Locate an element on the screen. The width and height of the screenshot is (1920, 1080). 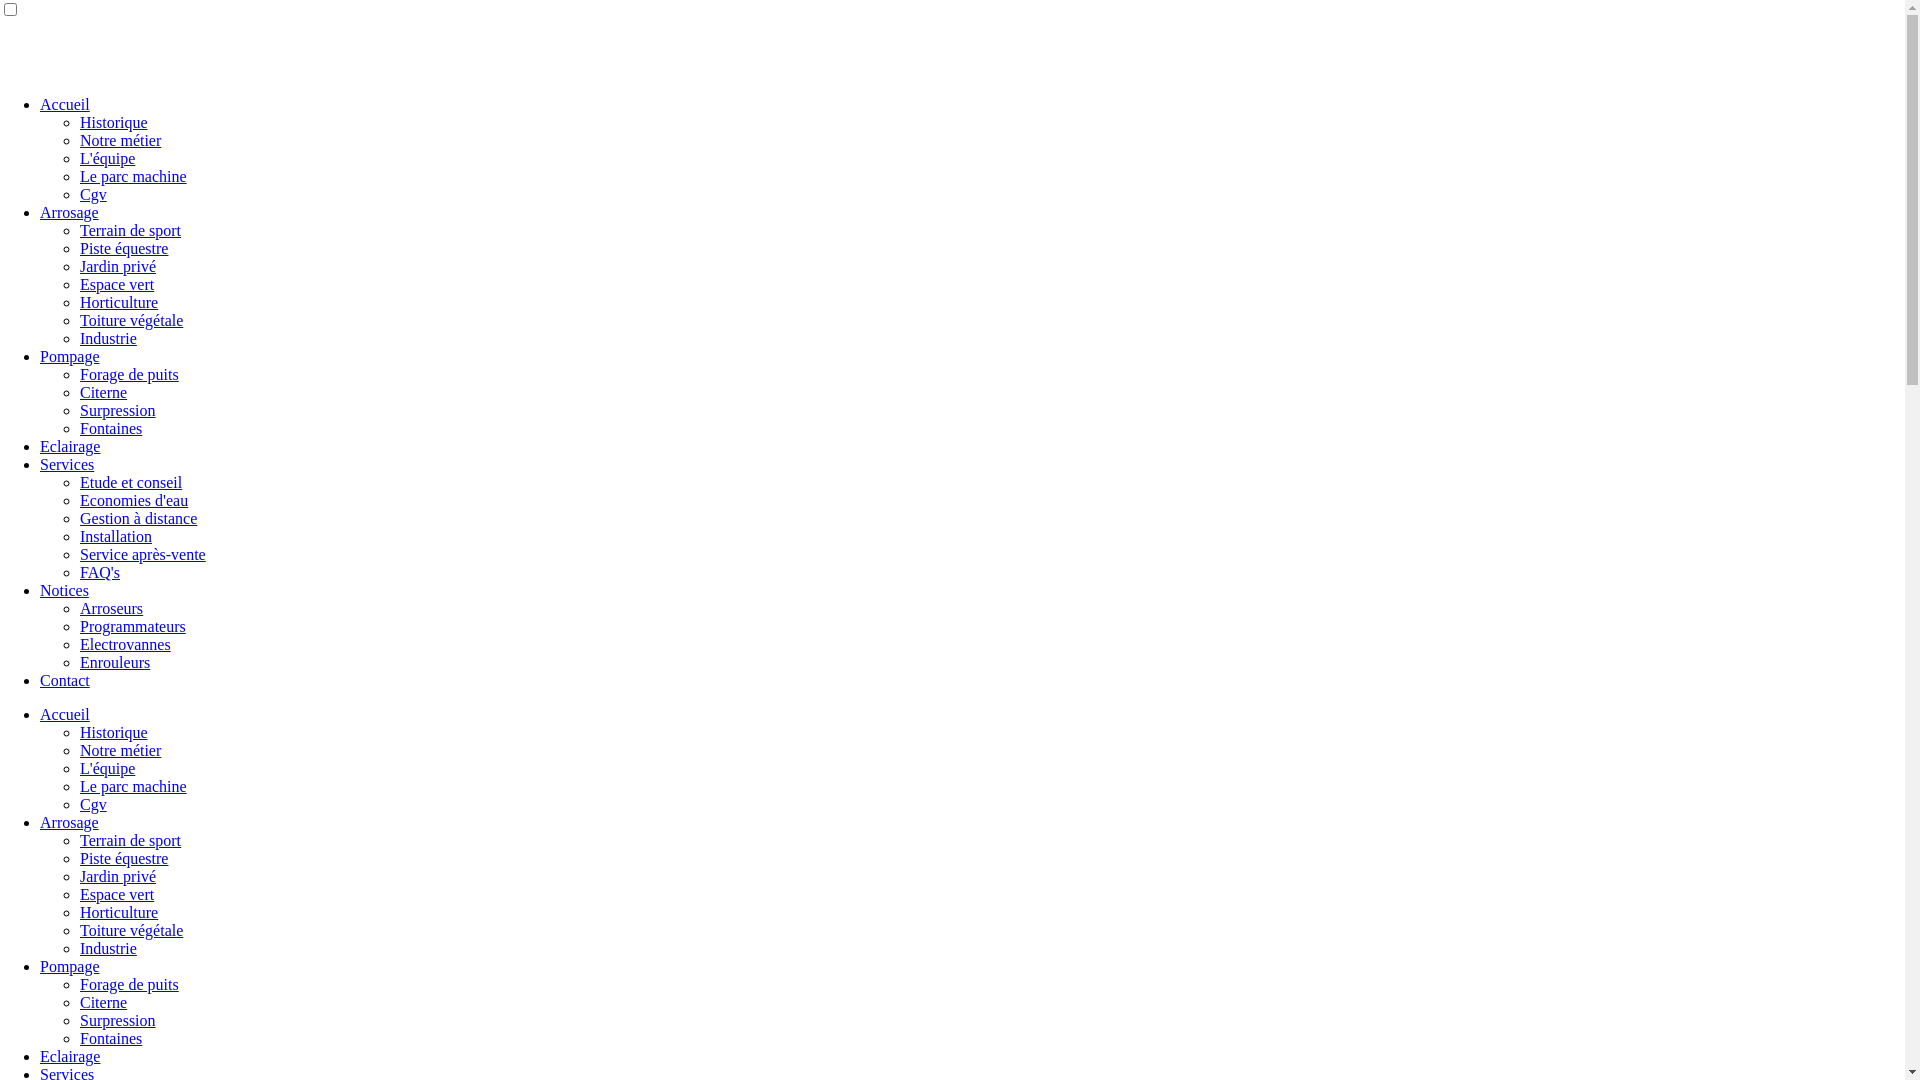
'Arroseurs' is located at coordinates (110, 607).